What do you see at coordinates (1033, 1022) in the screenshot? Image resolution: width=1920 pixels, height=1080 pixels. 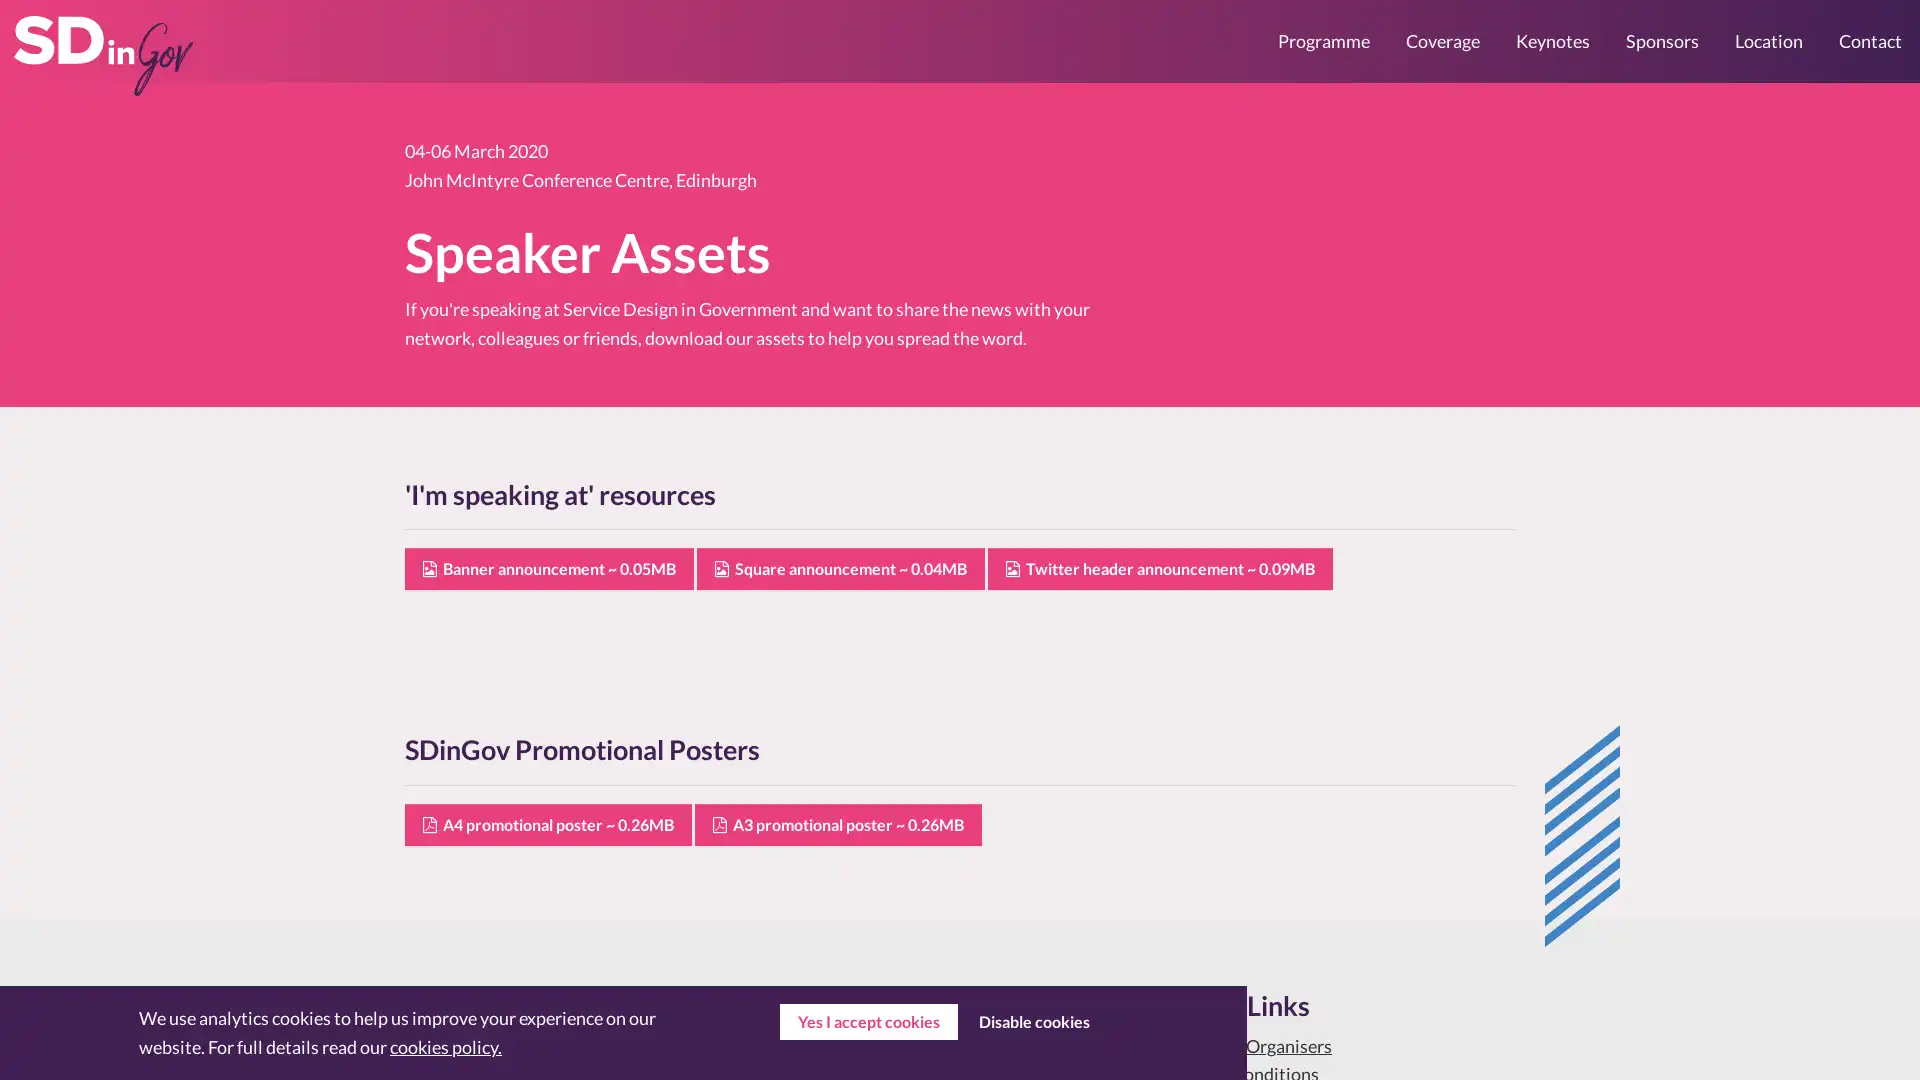 I see `Disable cookies` at bounding box center [1033, 1022].